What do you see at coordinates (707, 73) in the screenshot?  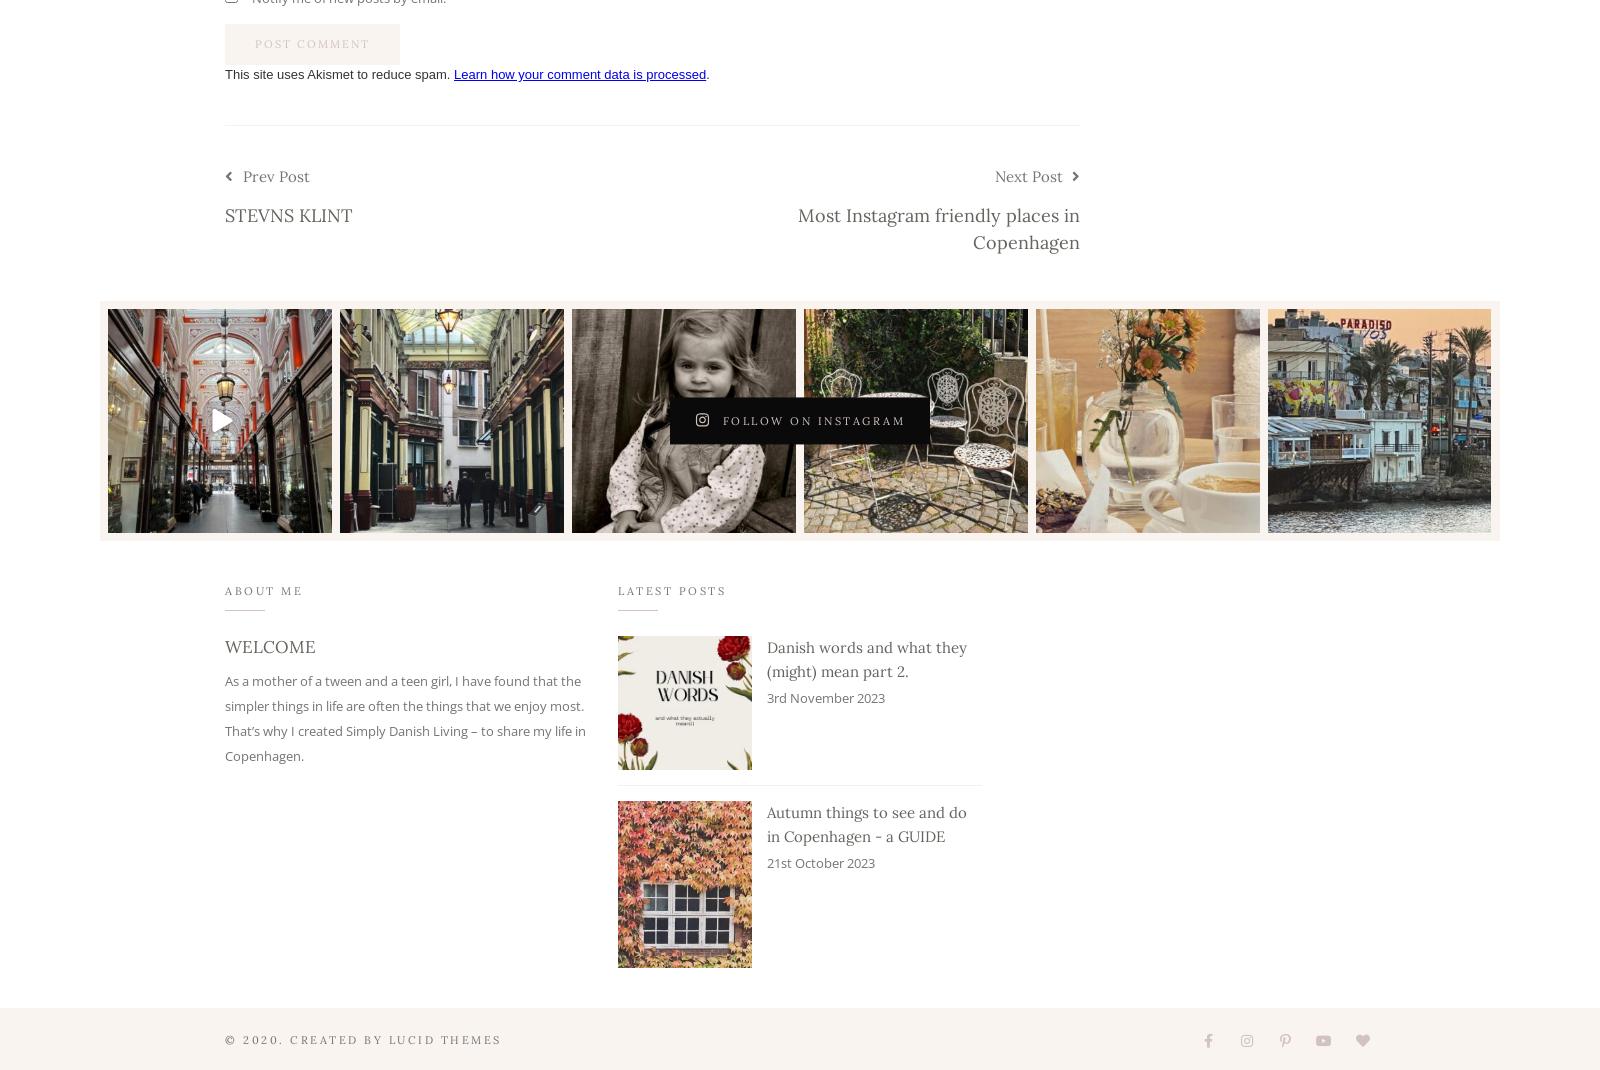 I see `'.'` at bounding box center [707, 73].